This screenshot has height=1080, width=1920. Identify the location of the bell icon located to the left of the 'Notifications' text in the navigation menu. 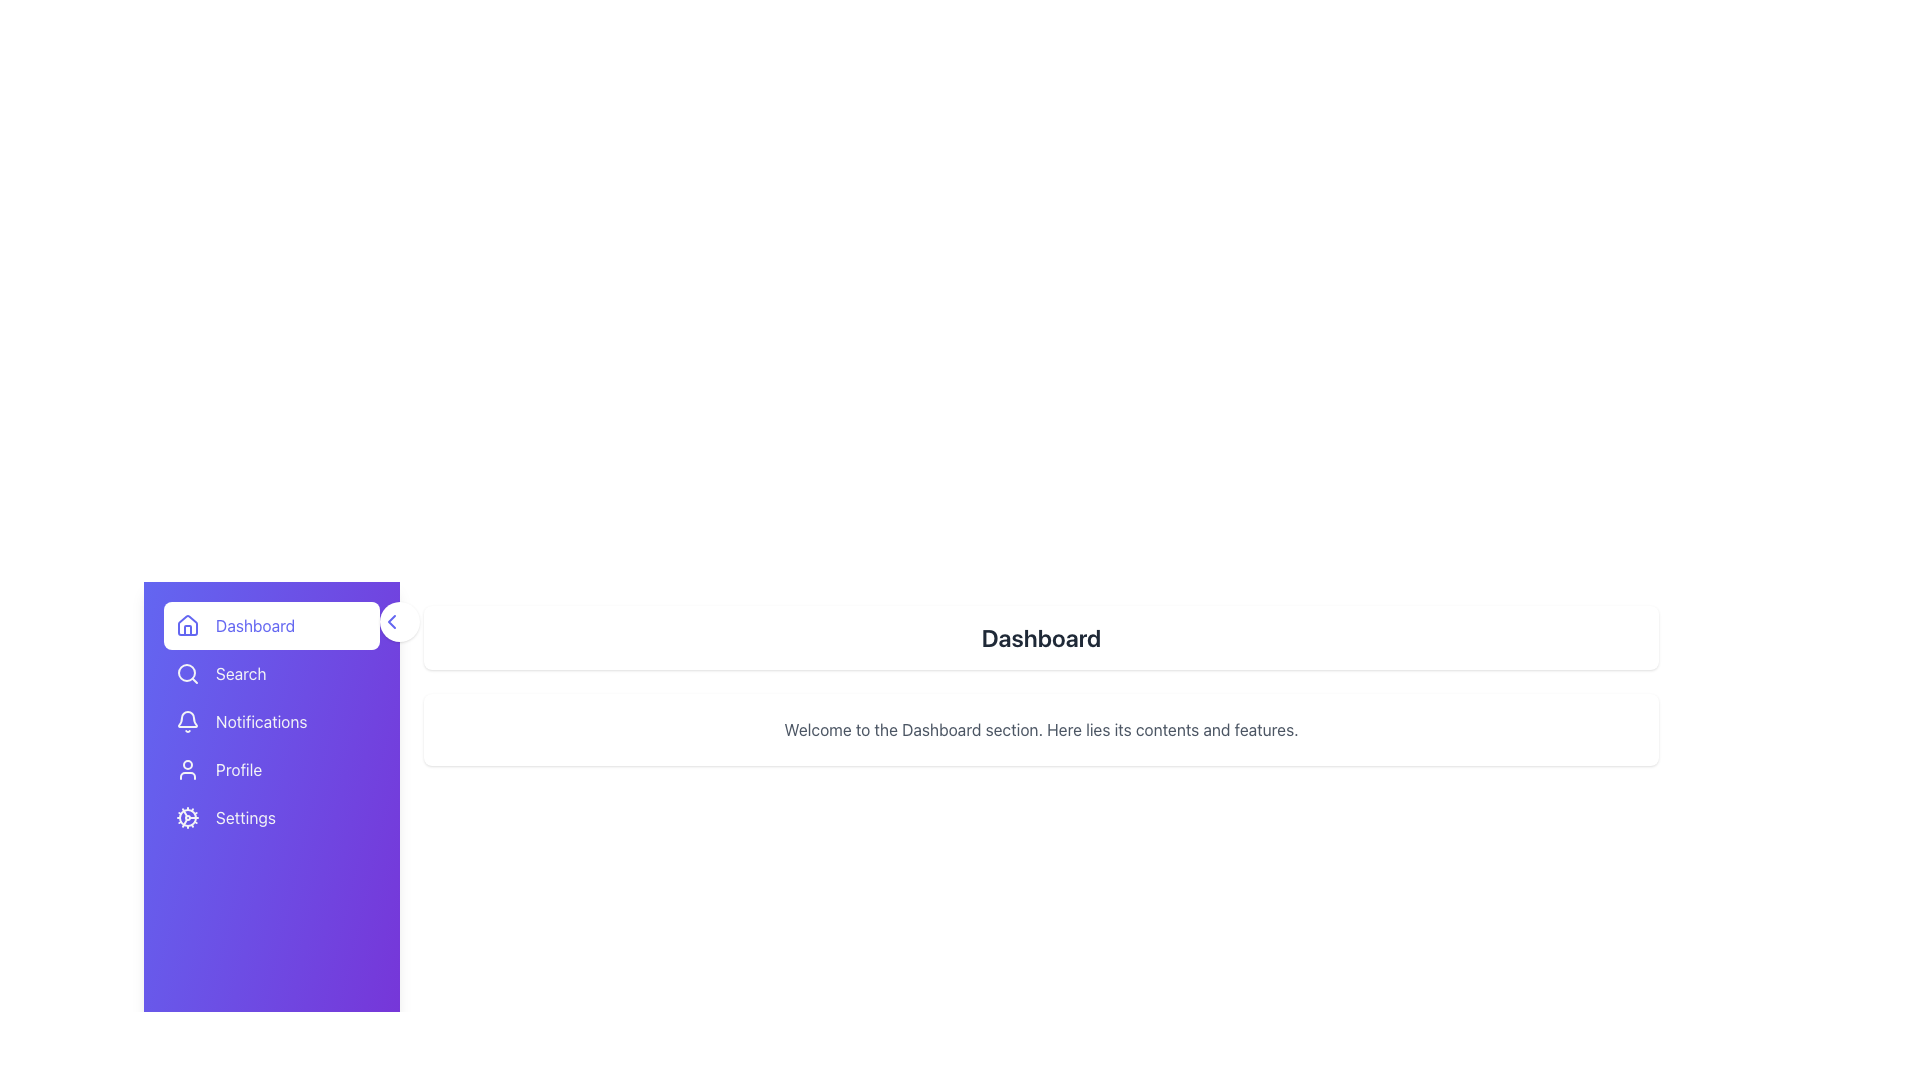
(187, 721).